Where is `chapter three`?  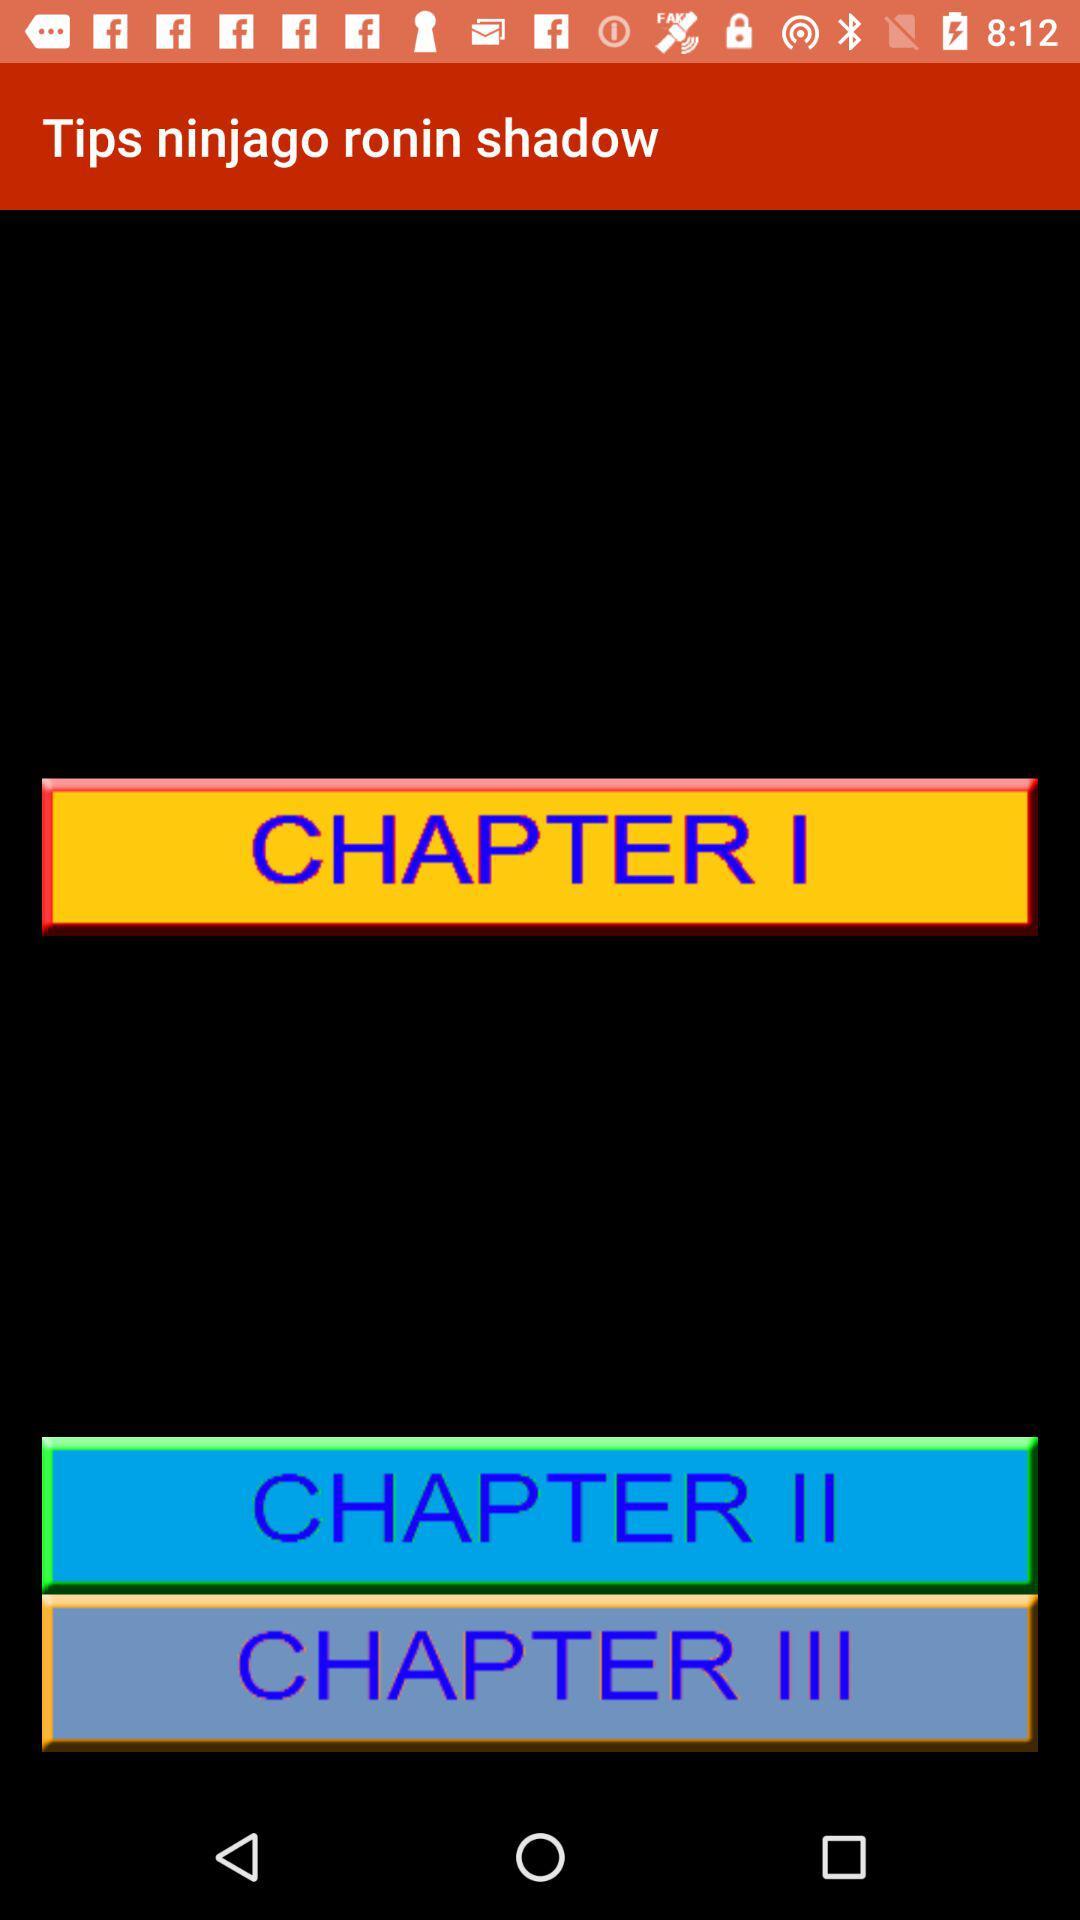 chapter three is located at coordinates (540, 1673).